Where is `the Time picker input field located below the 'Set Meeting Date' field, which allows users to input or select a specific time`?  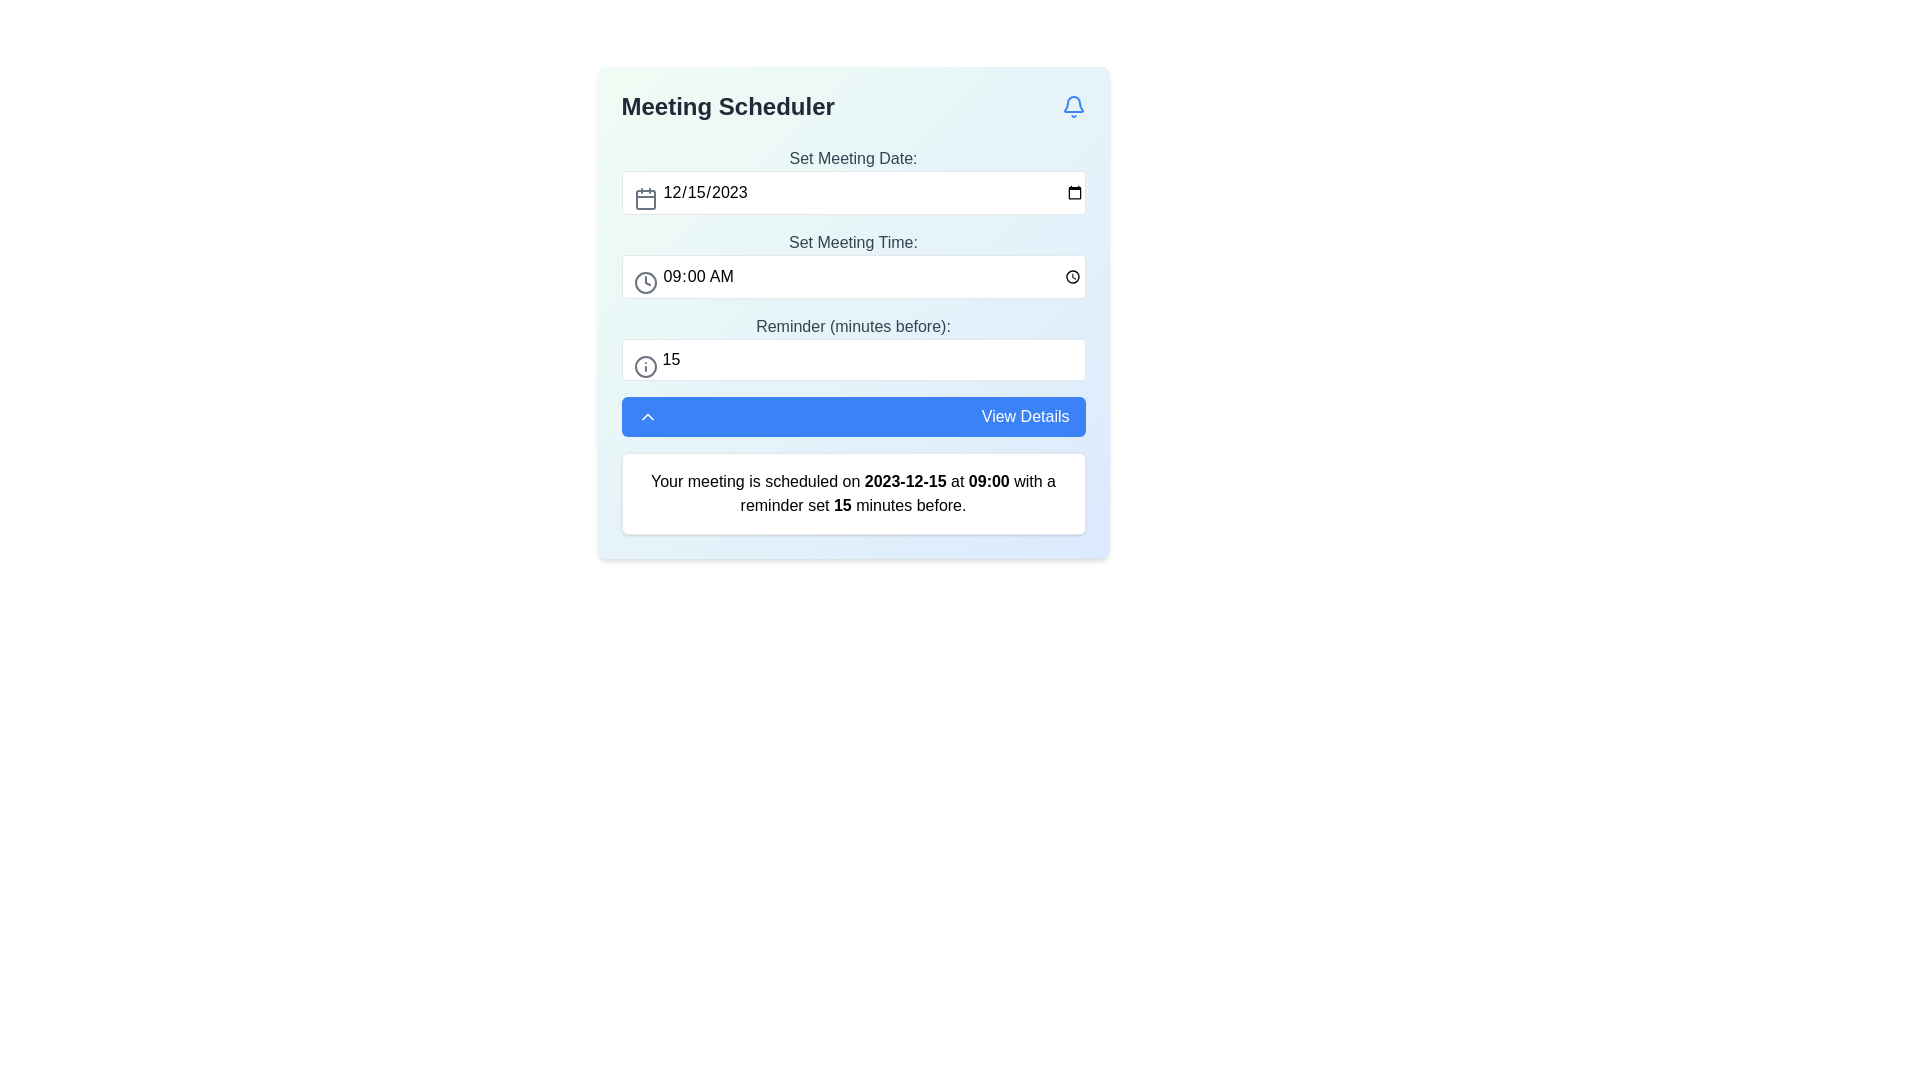
the Time picker input field located below the 'Set Meeting Date' field, which allows users to input or select a specific time is located at coordinates (853, 277).